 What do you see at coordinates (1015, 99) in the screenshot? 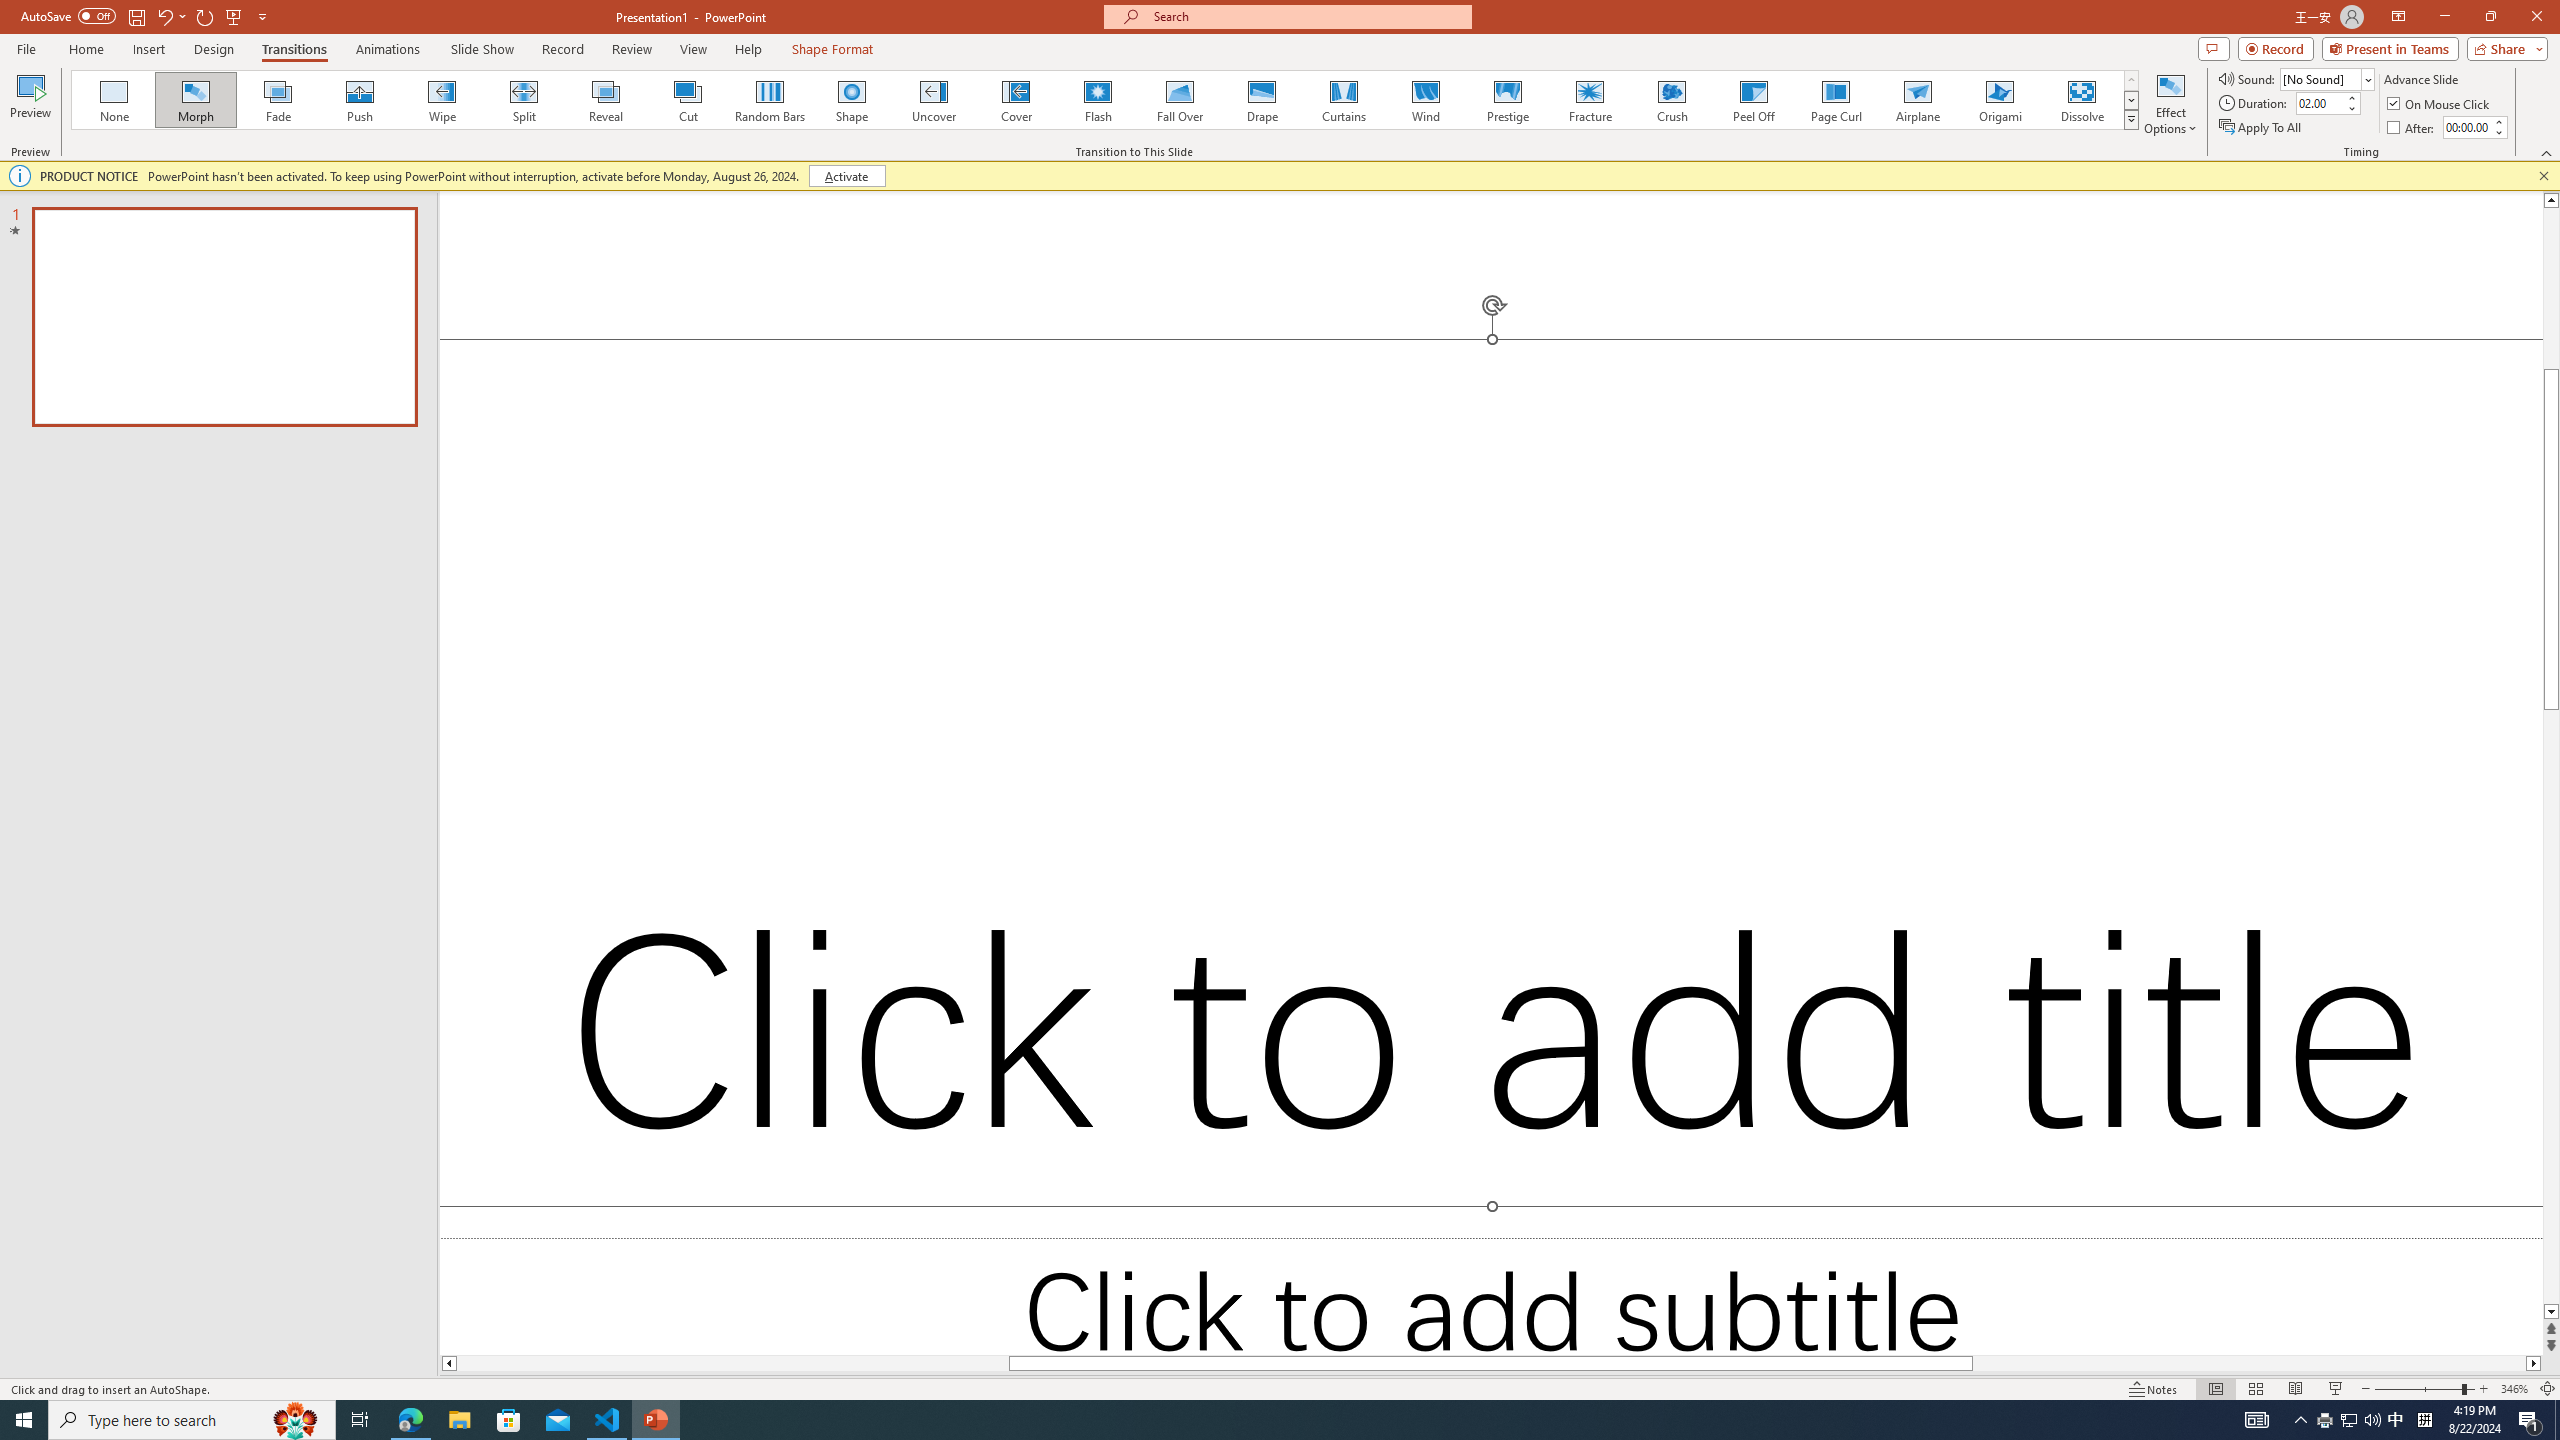
I see `'Cover'` at bounding box center [1015, 99].